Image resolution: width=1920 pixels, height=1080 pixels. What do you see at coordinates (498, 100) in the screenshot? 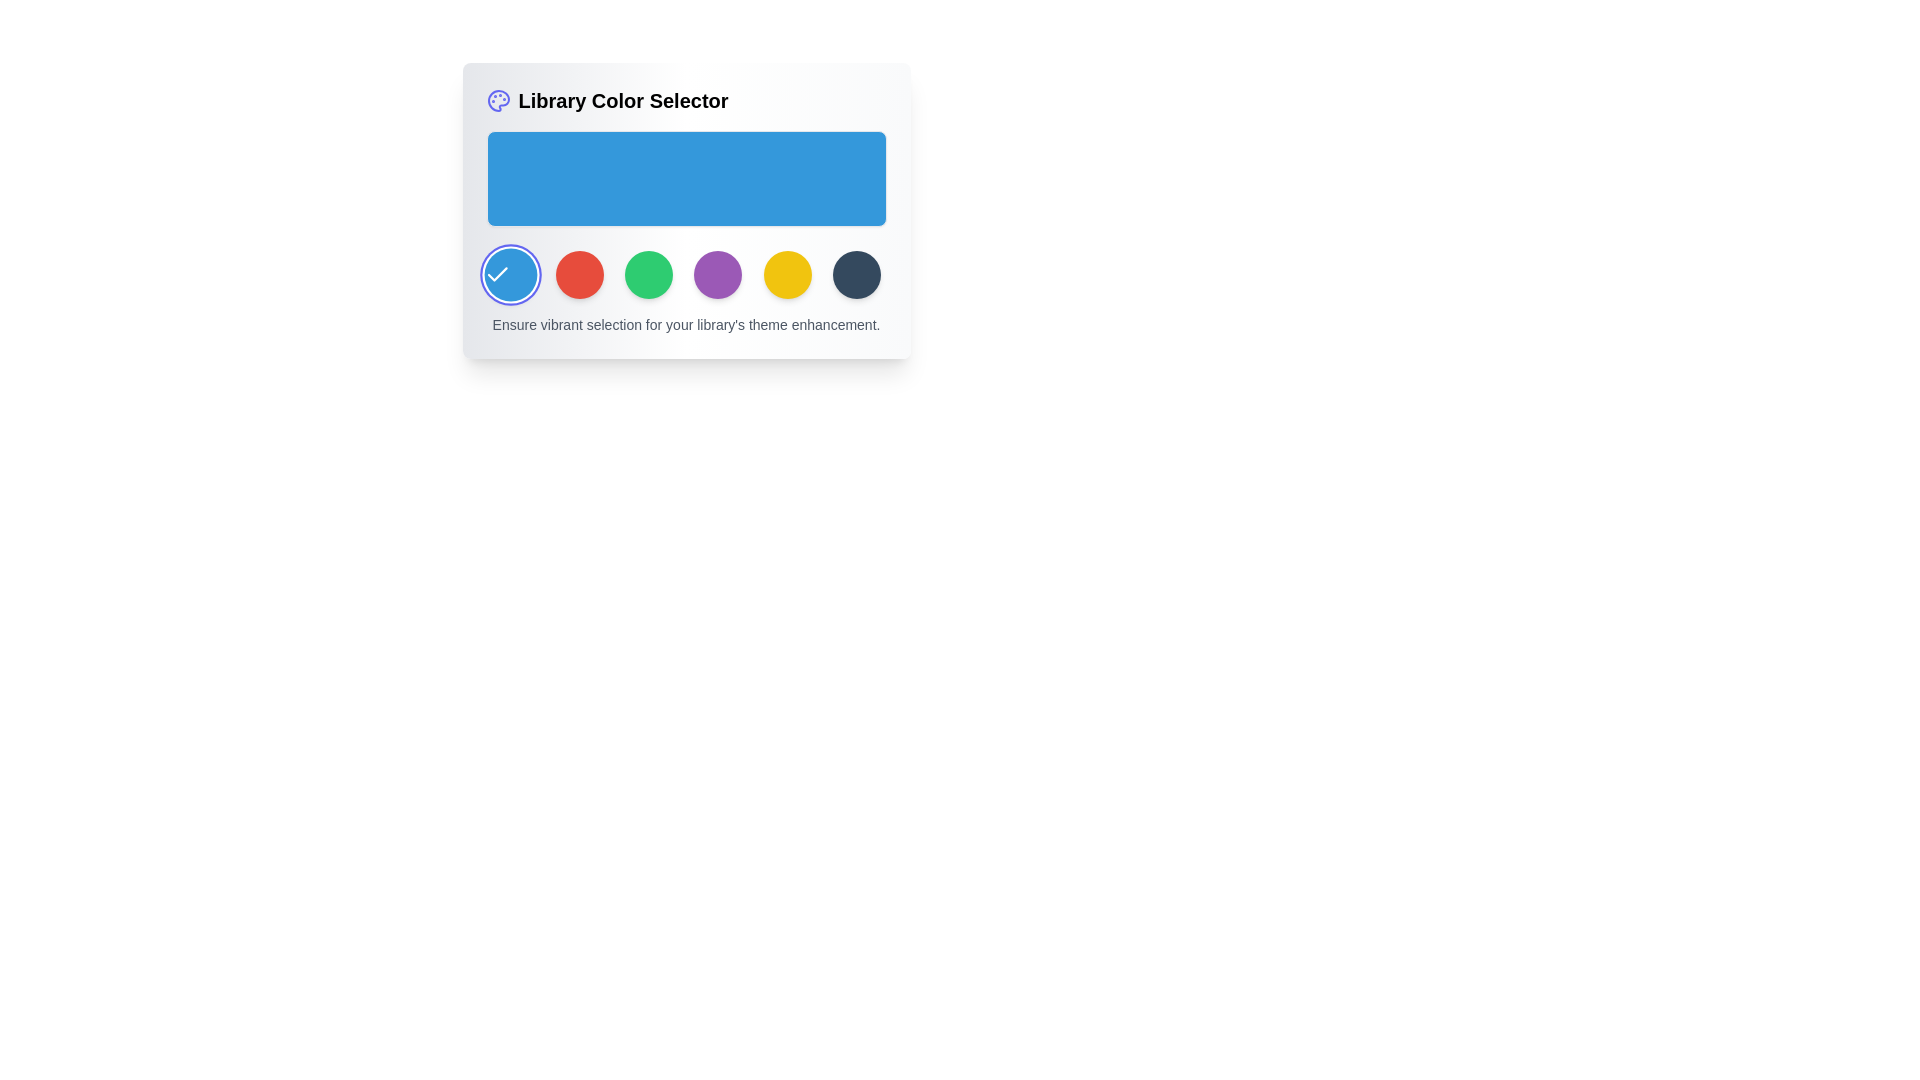
I see `the indigo palette or color selector icon located on the left within the 'Library Color Selector' section beside its text label` at bounding box center [498, 100].